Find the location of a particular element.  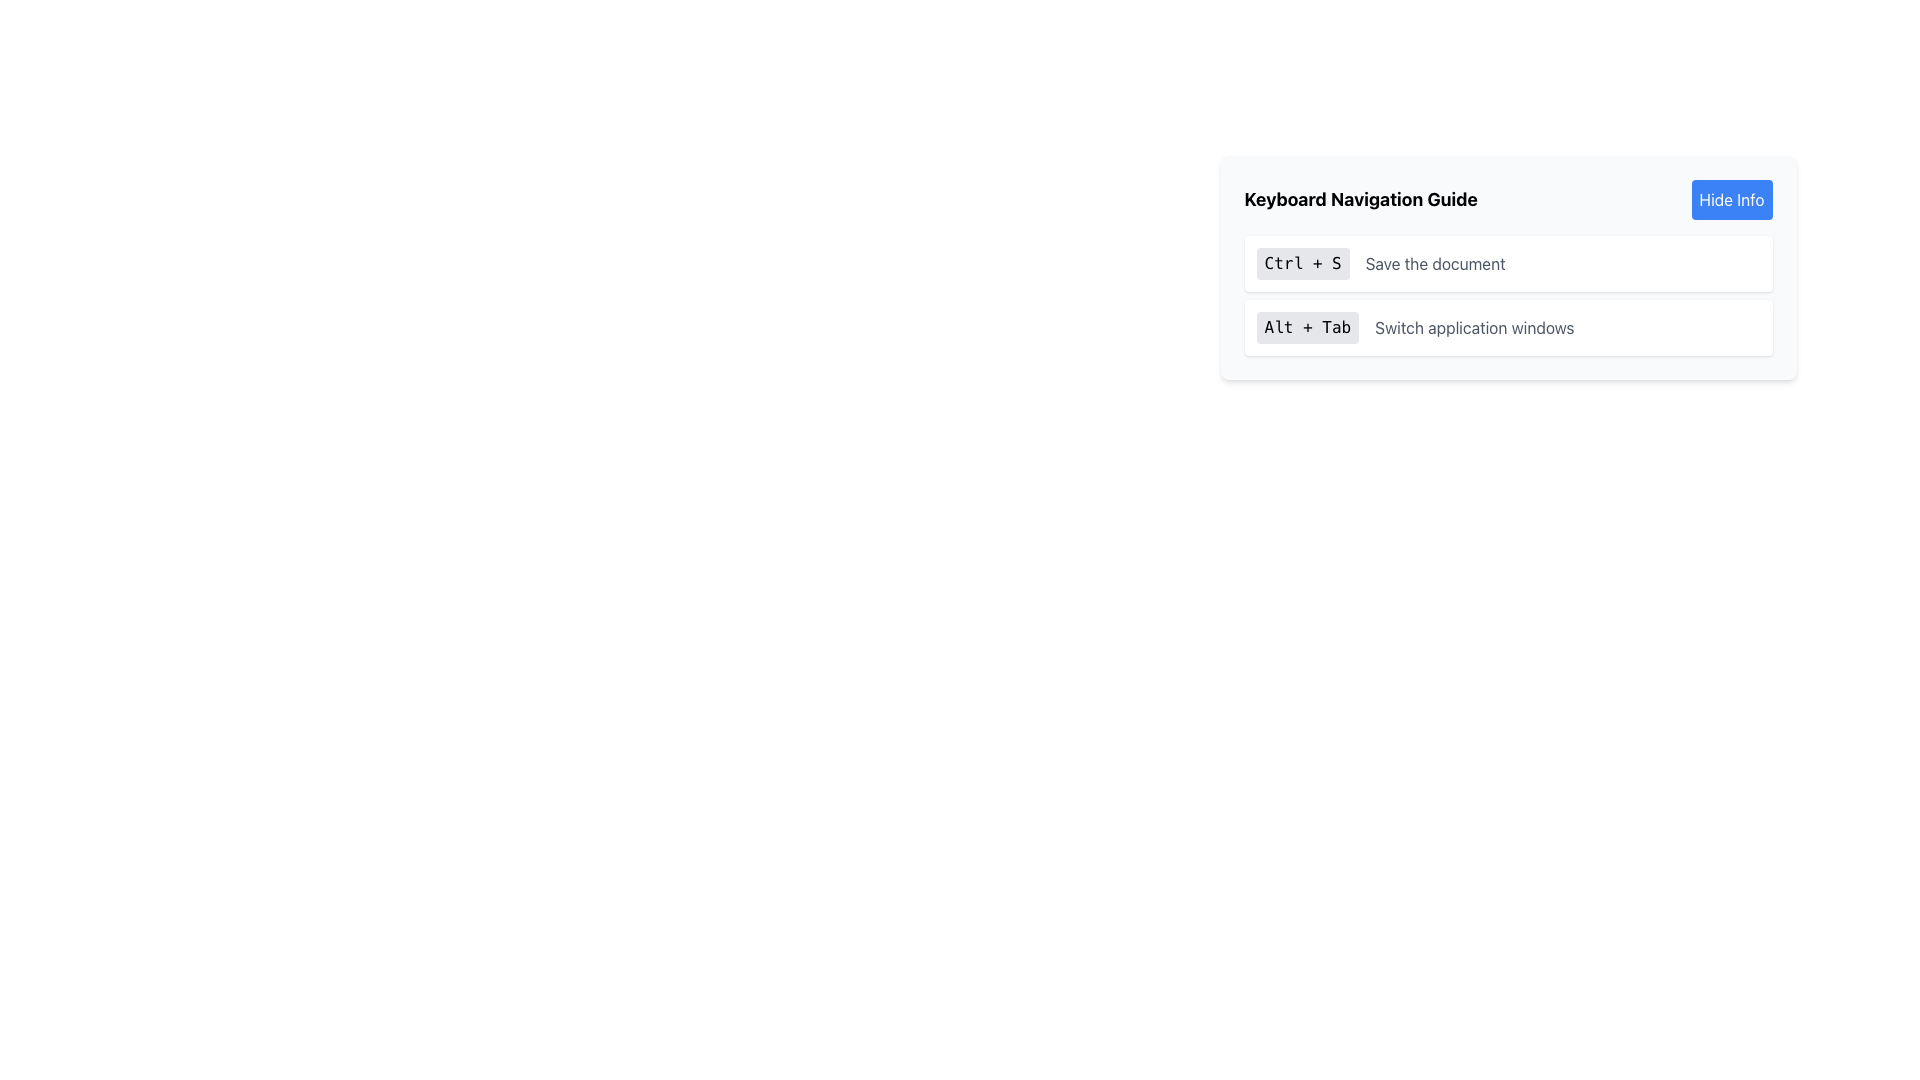

the rectangular button with a blue background and white text reading 'Hide Info' to potentially view its hover effect is located at coordinates (1731, 200).